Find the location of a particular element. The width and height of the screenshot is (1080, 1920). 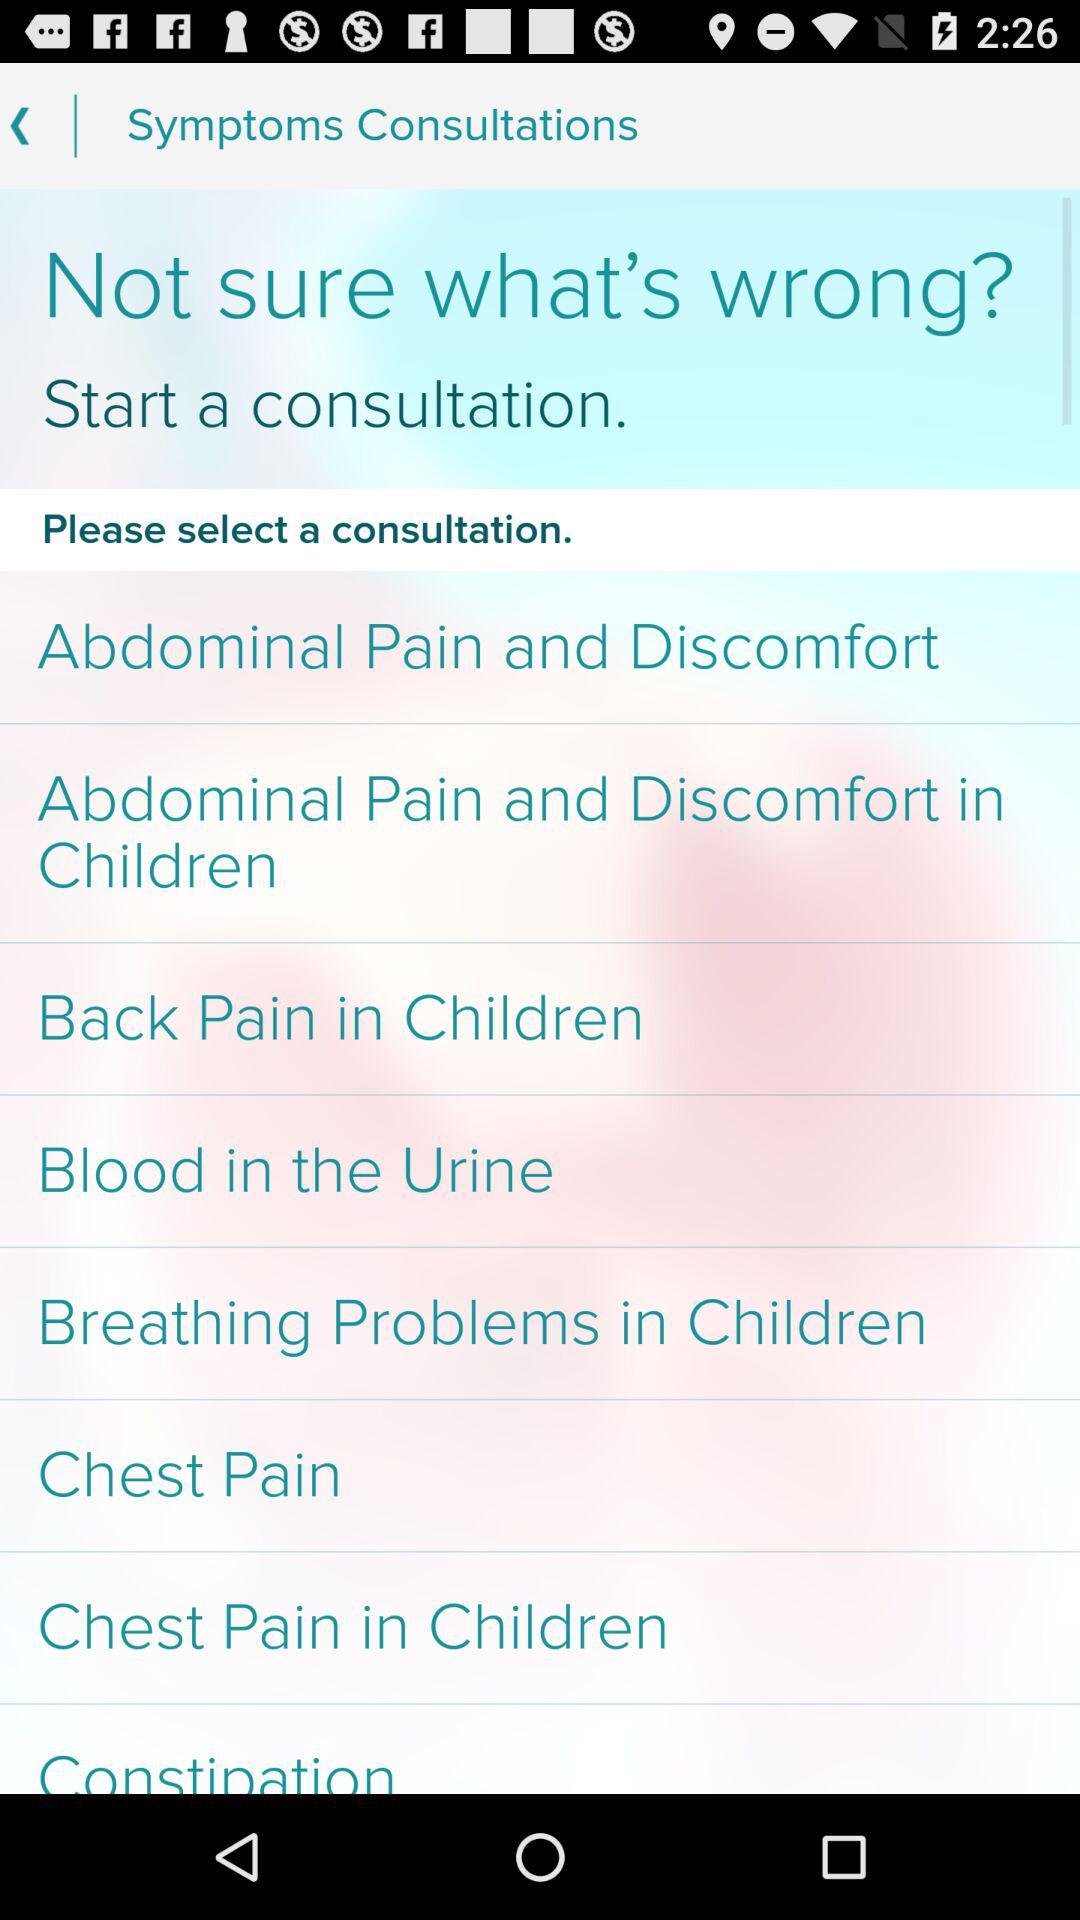

app below chest pain in app is located at coordinates (540, 1748).